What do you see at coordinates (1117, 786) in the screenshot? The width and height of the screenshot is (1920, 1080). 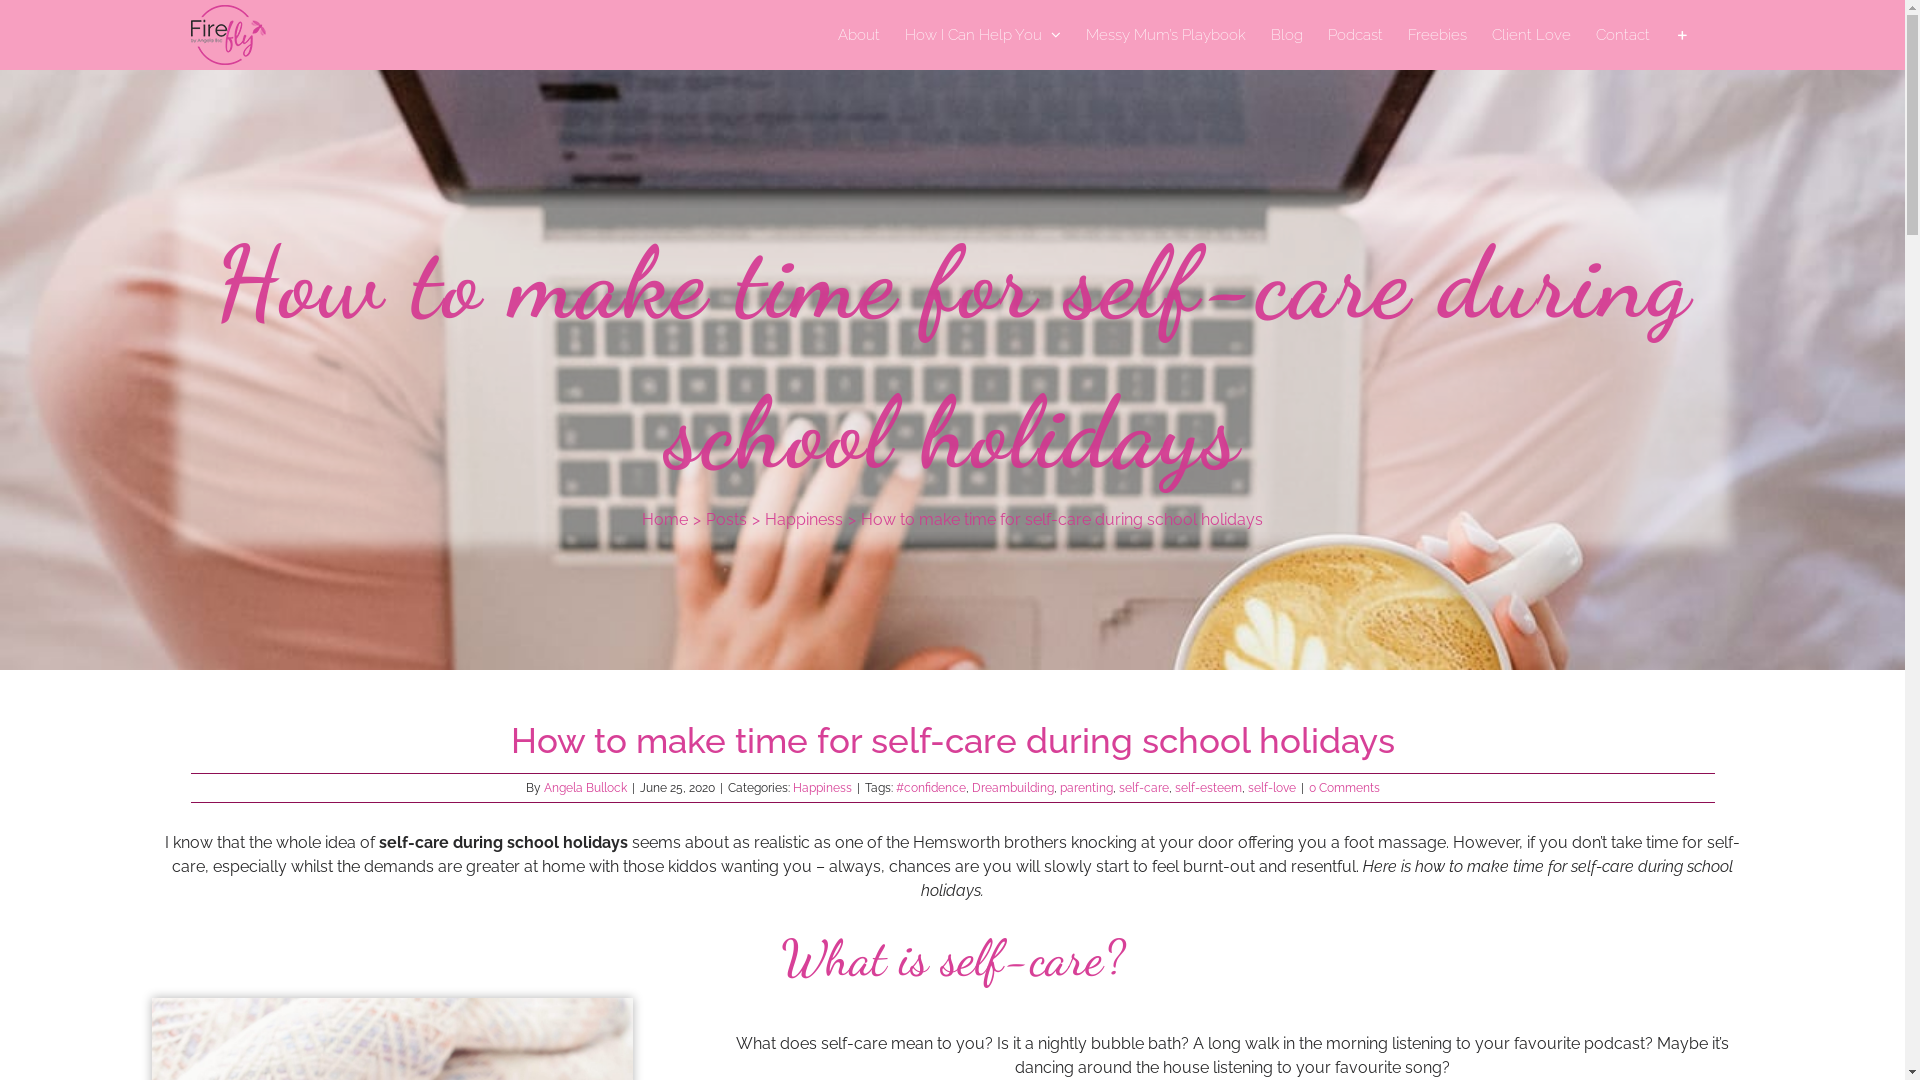 I see `'self-care'` at bounding box center [1117, 786].